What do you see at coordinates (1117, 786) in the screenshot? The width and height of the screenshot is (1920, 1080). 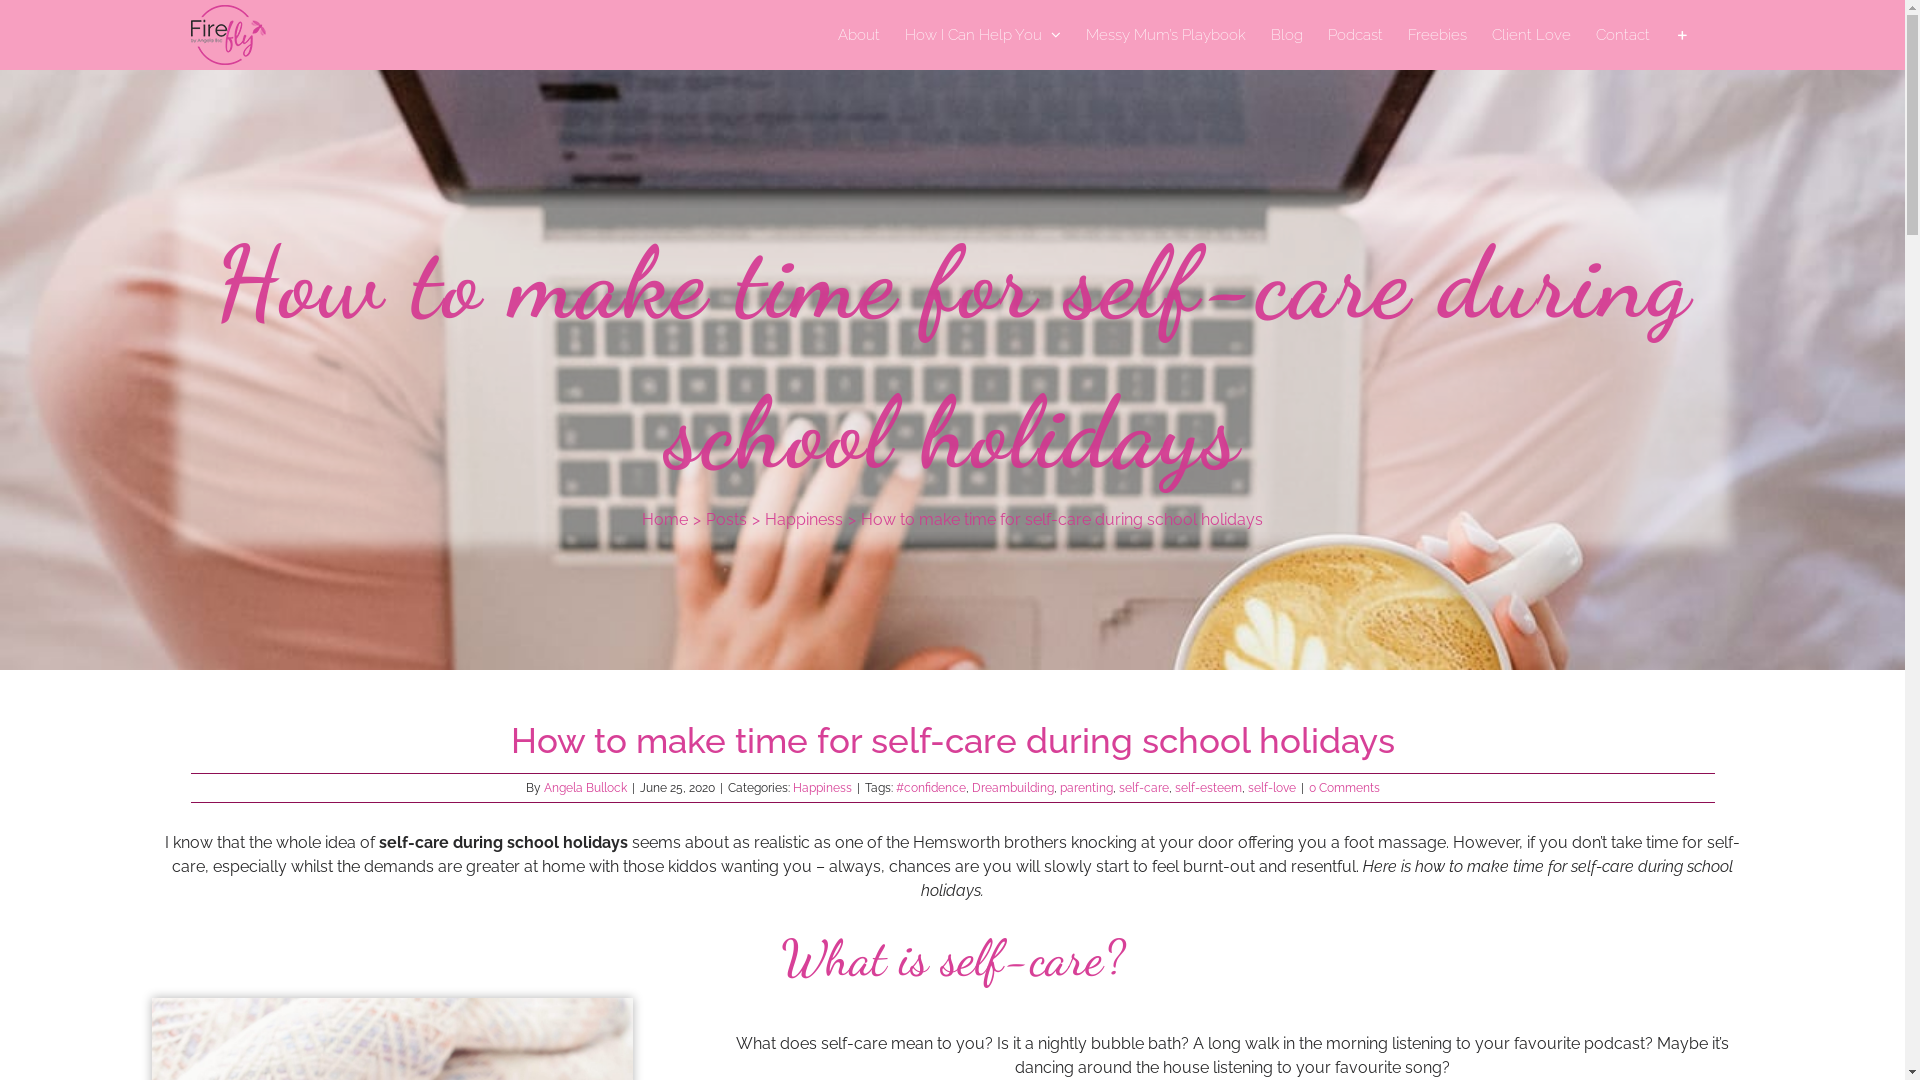 I see `'self-care'` at bounding box center [1117, 786].